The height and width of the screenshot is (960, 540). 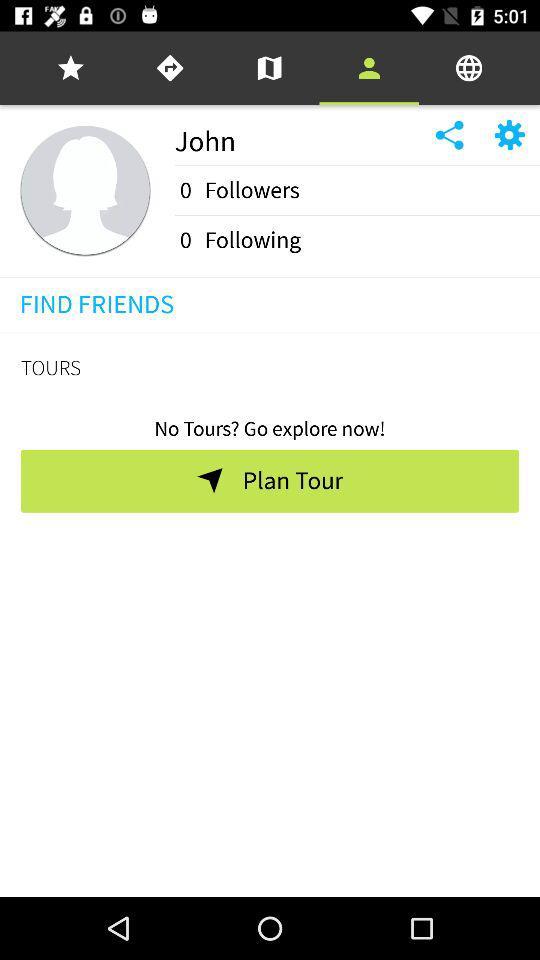 What do you see at coordinates (252, 190) in the screenshot?
I see `icon next to the 0` at bounding box center [252, 190].